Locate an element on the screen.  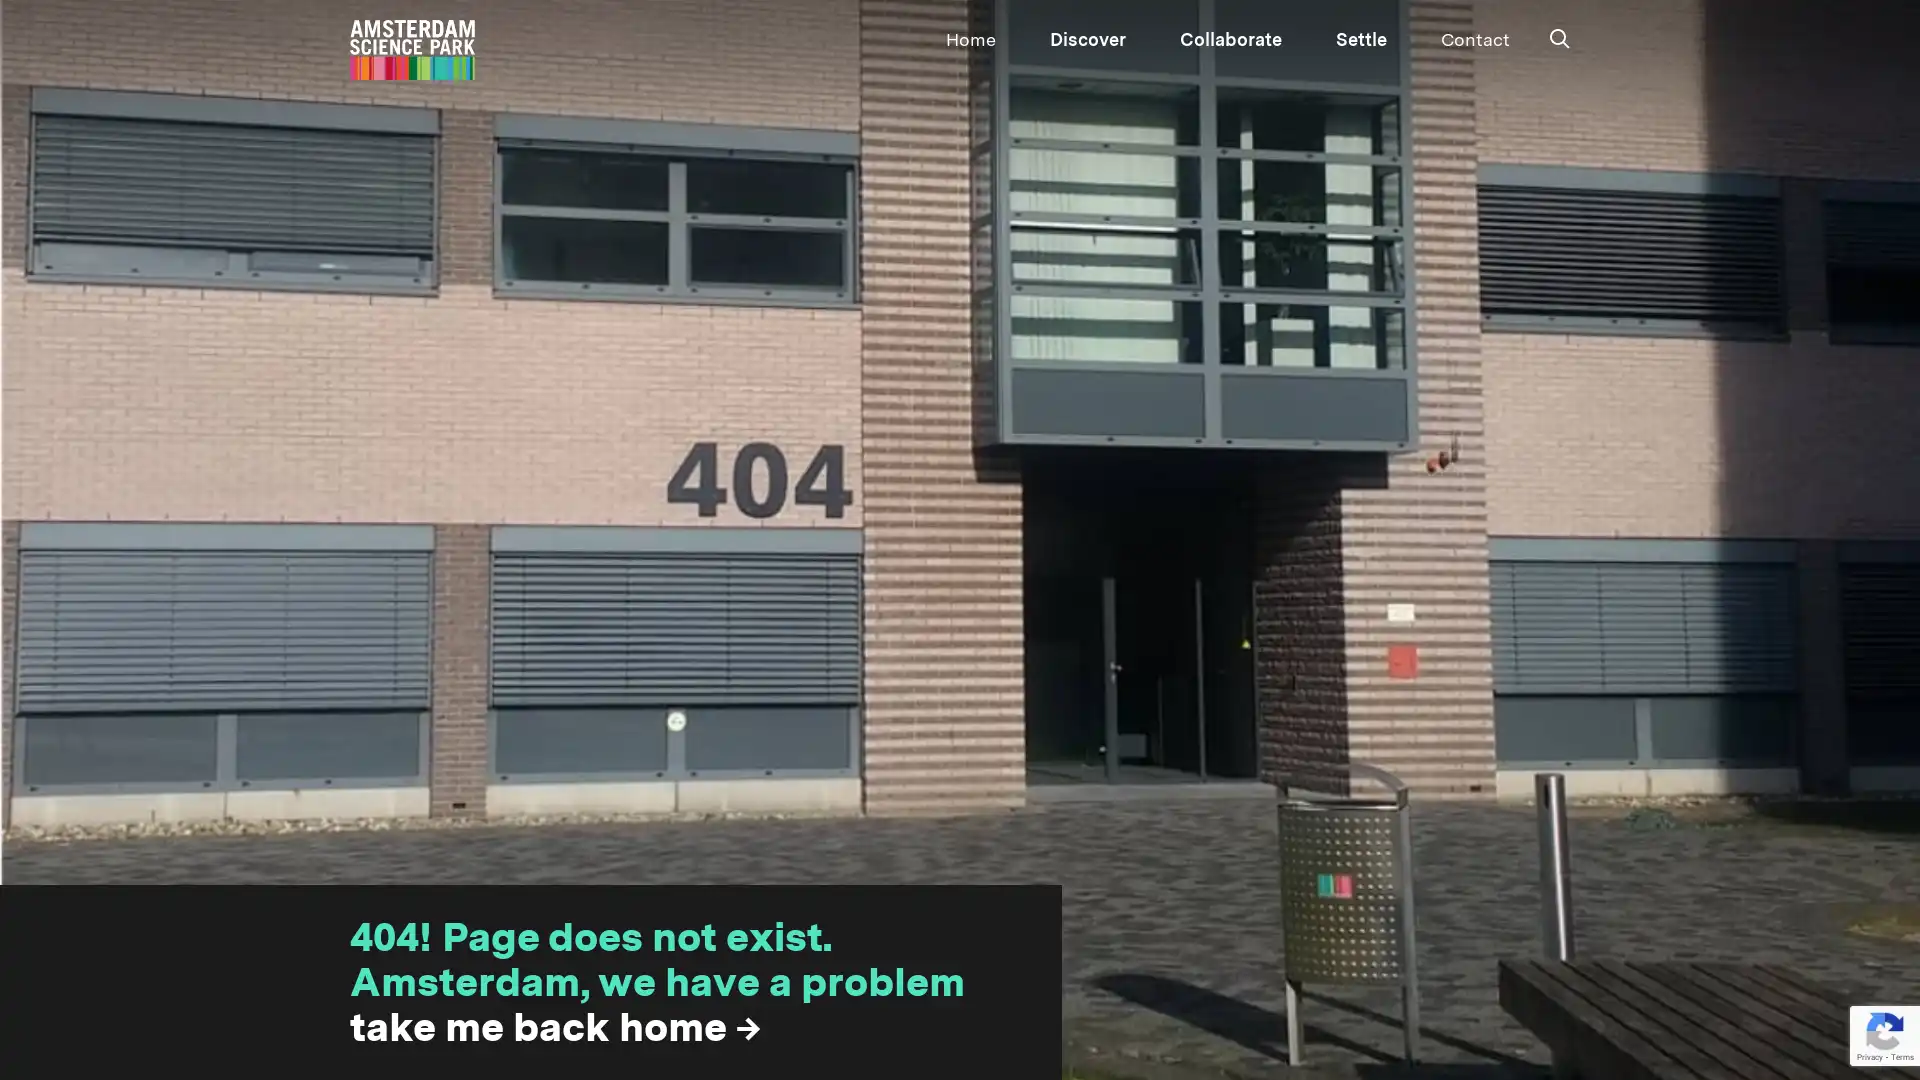
SEARCH is located at coordinates (938, 35).